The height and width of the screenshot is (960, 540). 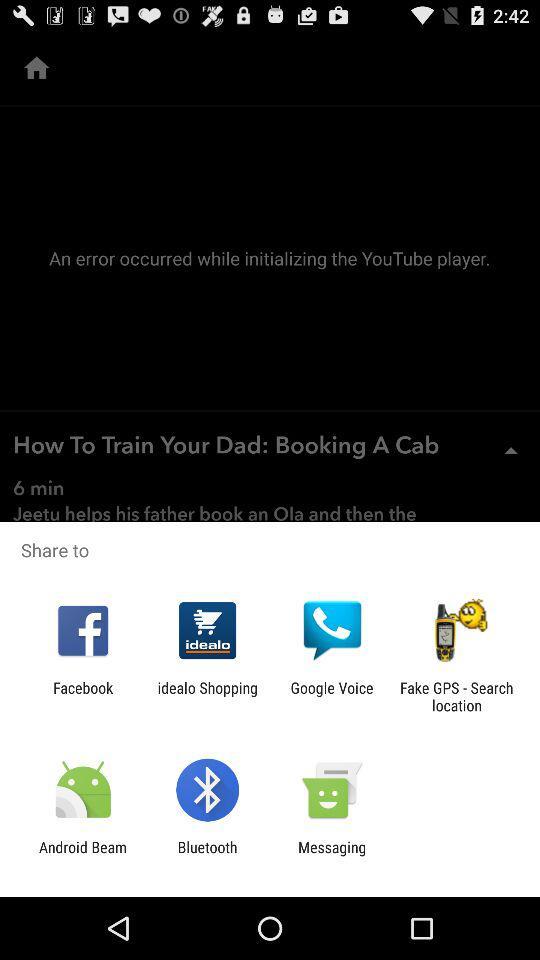 What do you see at coordinates (456, 696) in the screenshot?
I see `the item next to the google voice icon` at bounding box center [456, 696].